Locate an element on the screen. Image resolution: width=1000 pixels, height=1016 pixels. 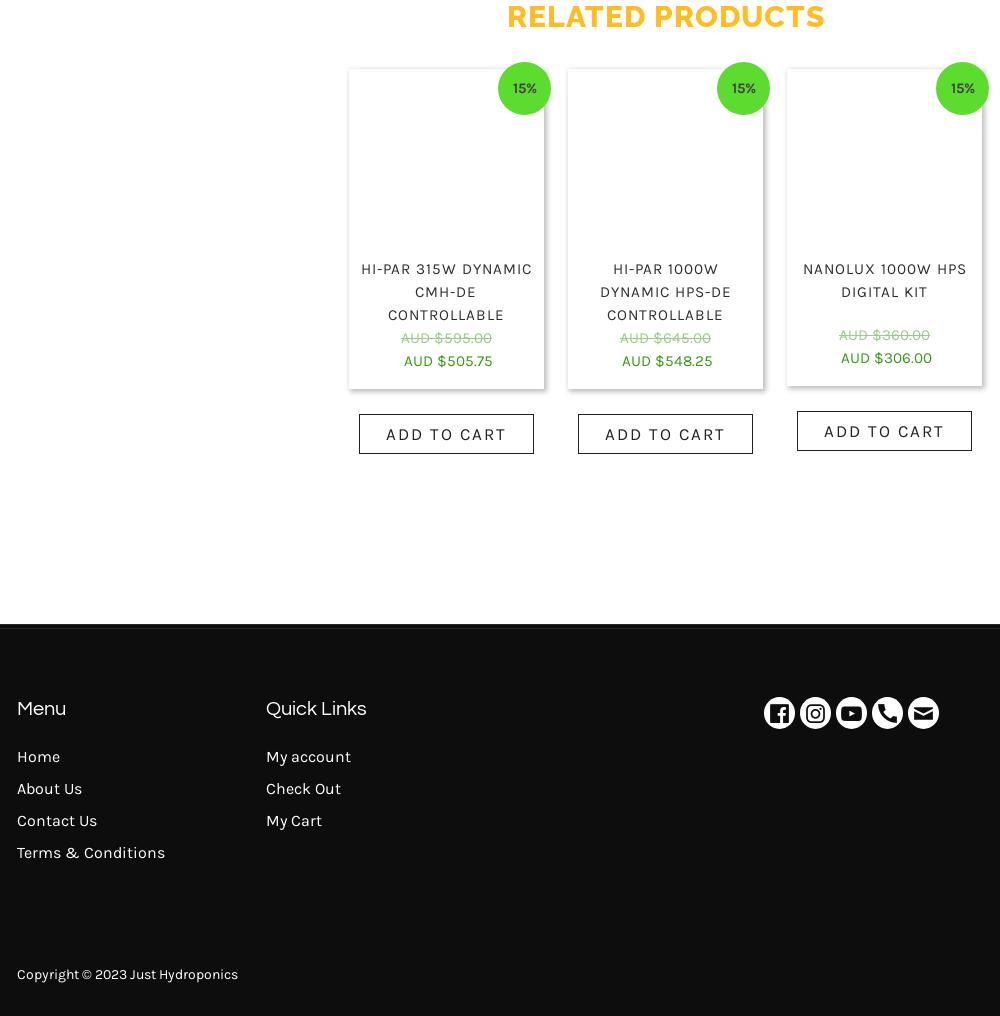
'505.75' is located at coordinates (468, 359).